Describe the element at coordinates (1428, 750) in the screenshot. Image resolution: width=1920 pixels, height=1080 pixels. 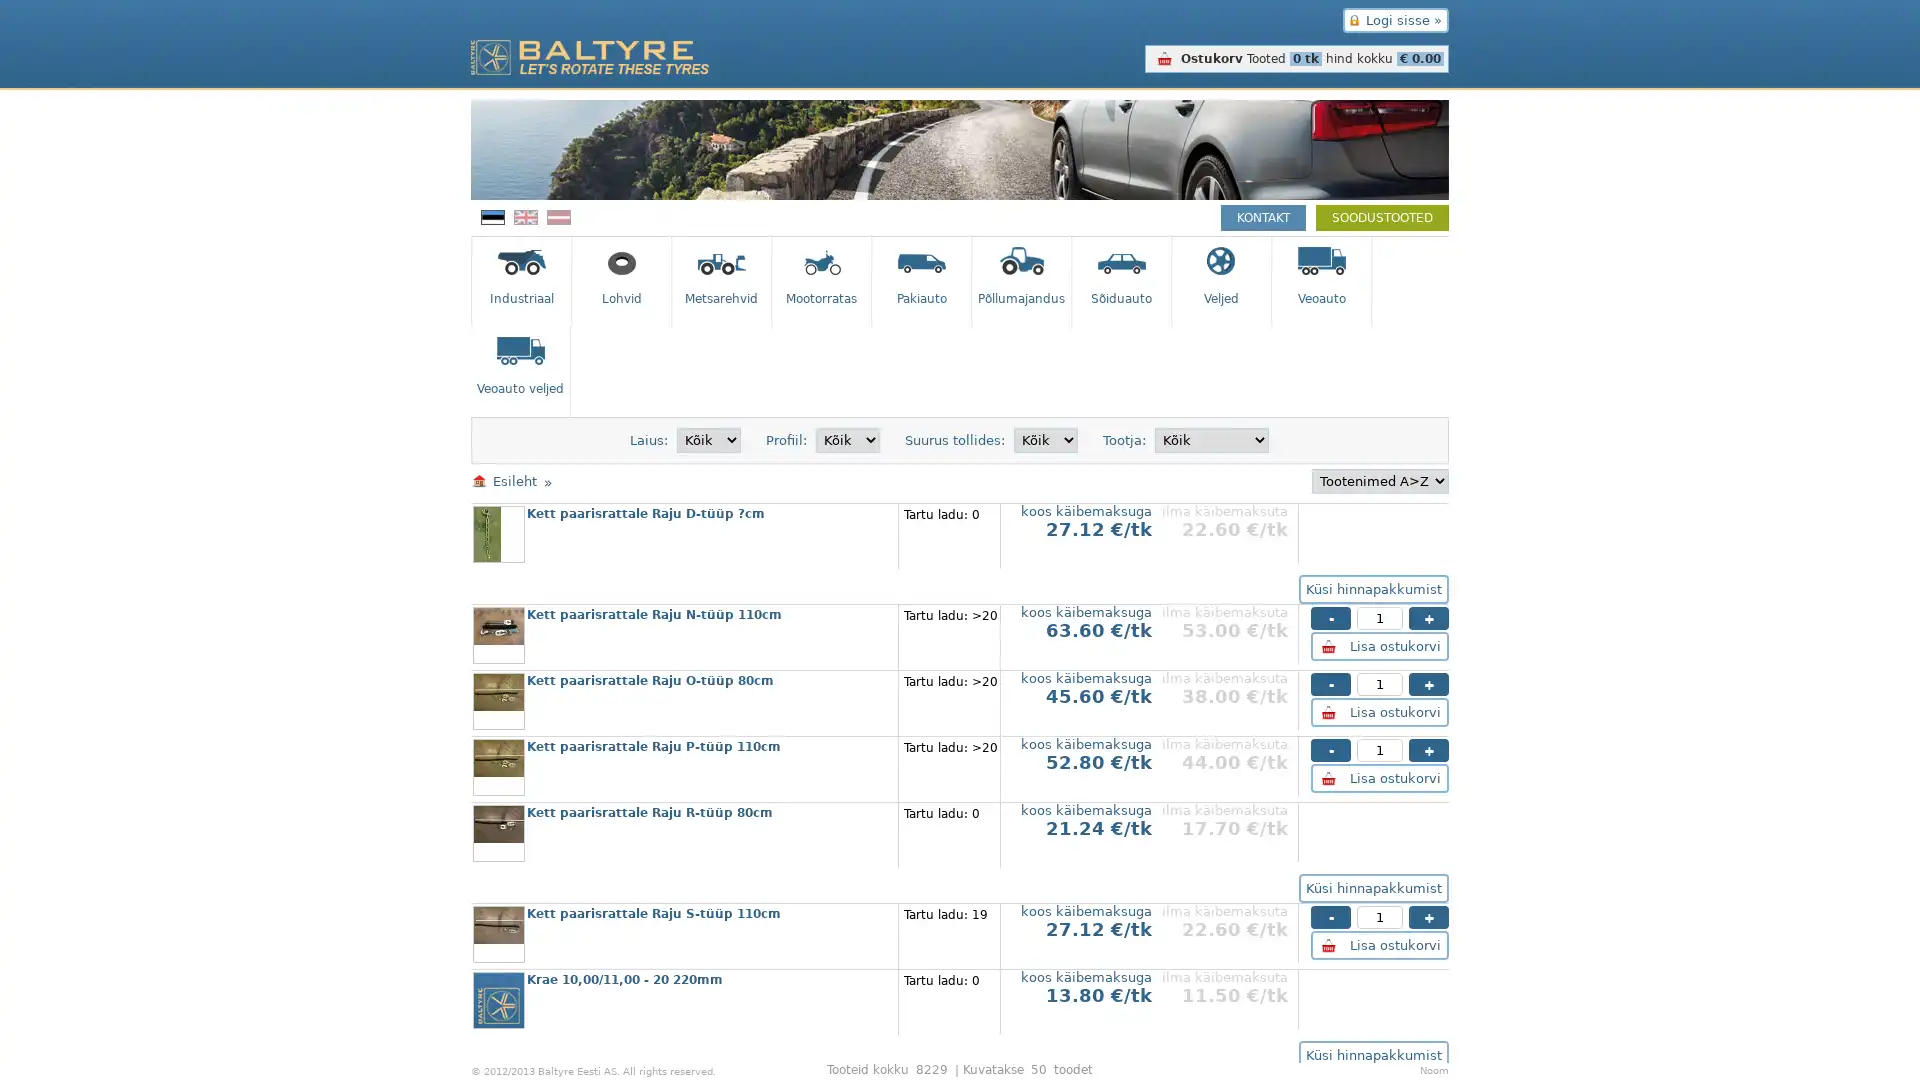
I see `+` at that location.